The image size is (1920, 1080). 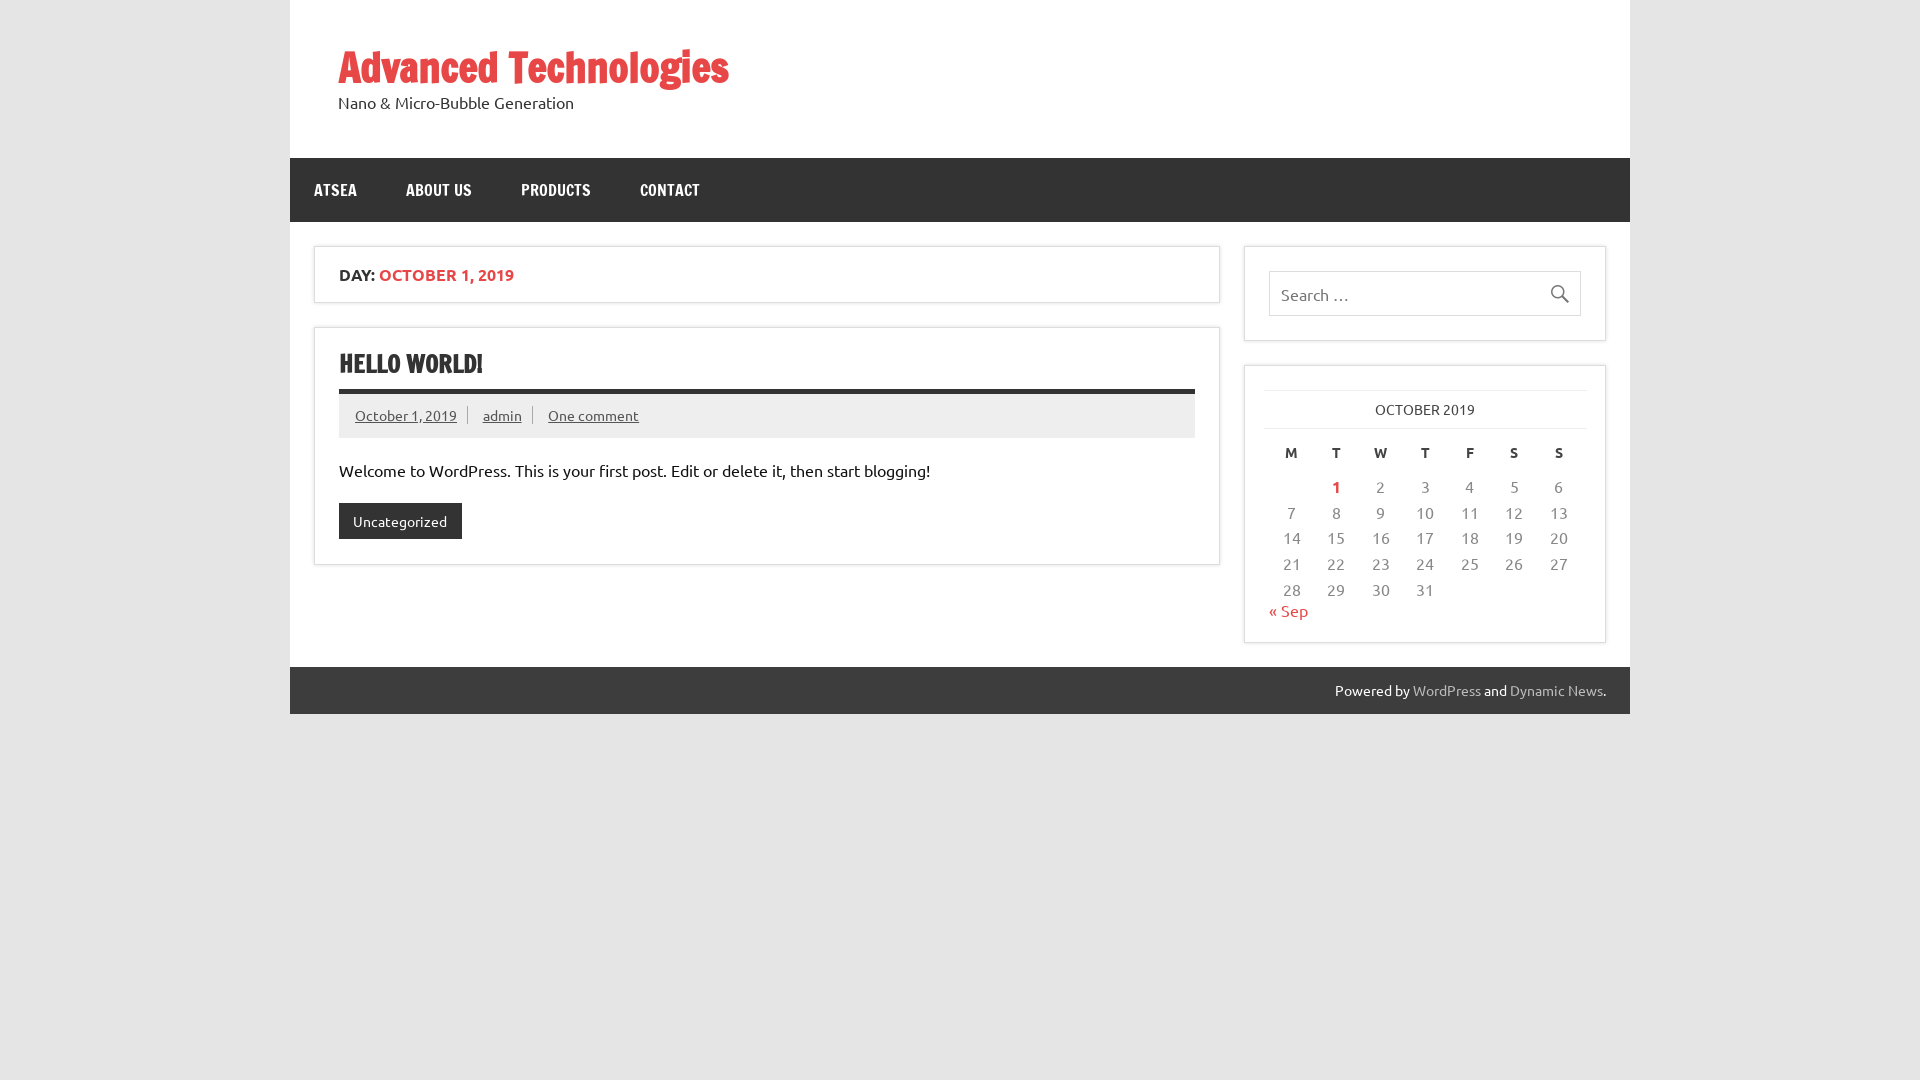 I want to click on 'October 1, 2019', so click(x=405, y=414).